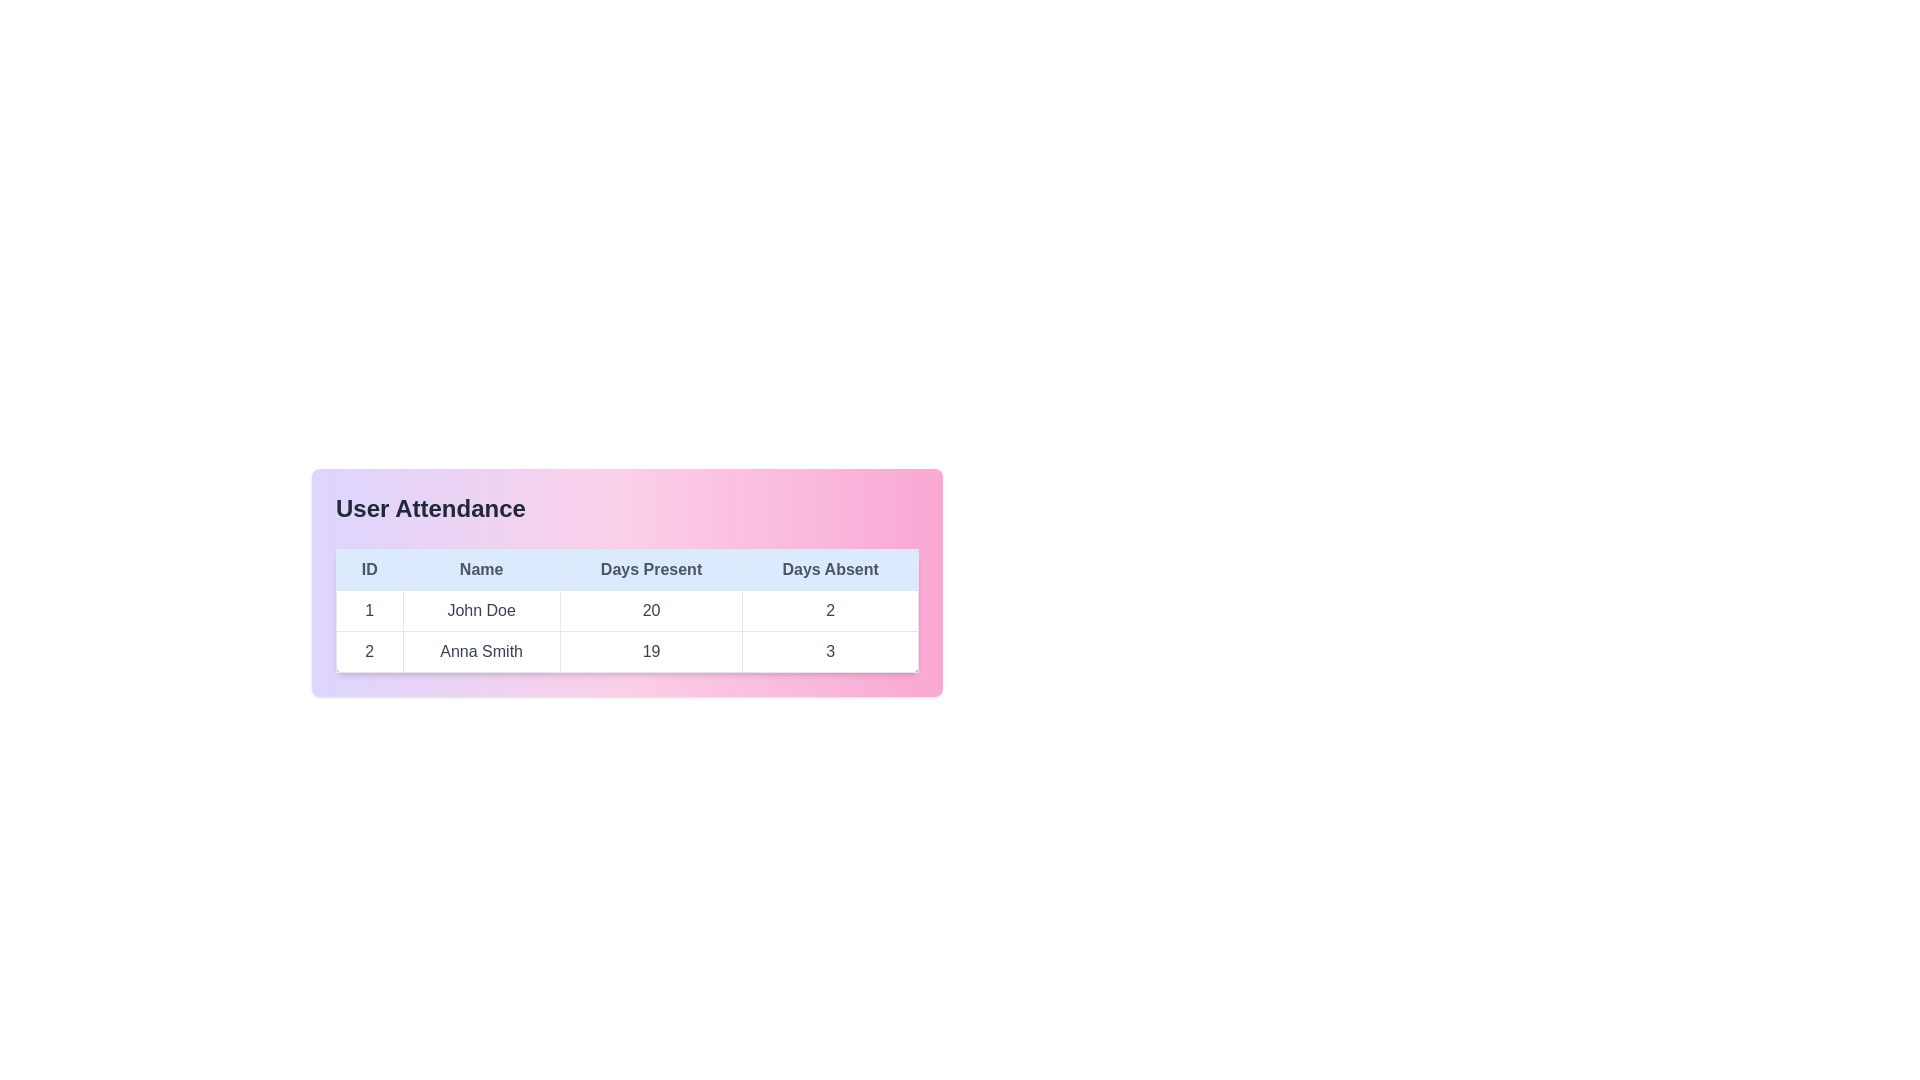 The image size is (1920, 1080). What do you see at coordinates (651, 609) in the screenshot?
I see `the text display cell in the attendance table that shows the number of days present for 'John Doe', located in the third column of the first row under the 'Days Present' heading` at bounding box center [651, 609].